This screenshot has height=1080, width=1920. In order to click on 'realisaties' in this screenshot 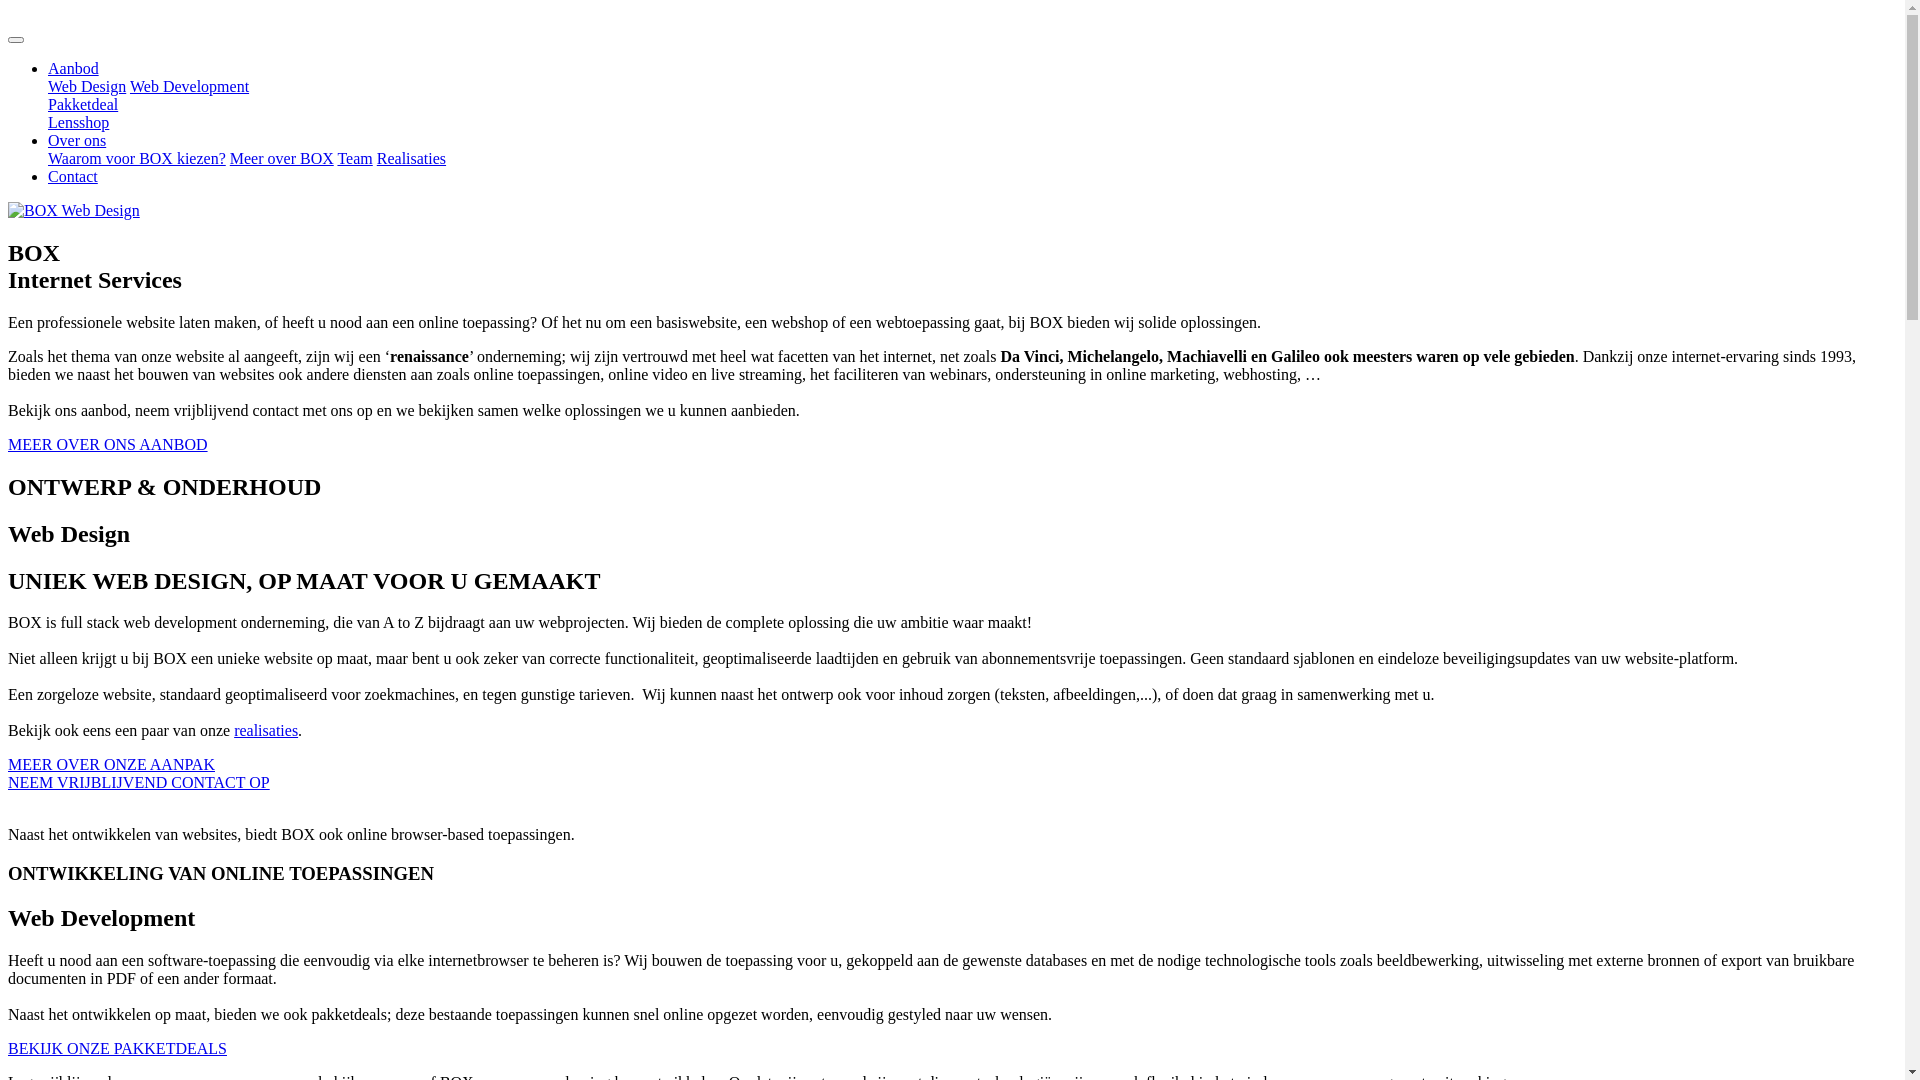, I will do `click(264, 730)`.